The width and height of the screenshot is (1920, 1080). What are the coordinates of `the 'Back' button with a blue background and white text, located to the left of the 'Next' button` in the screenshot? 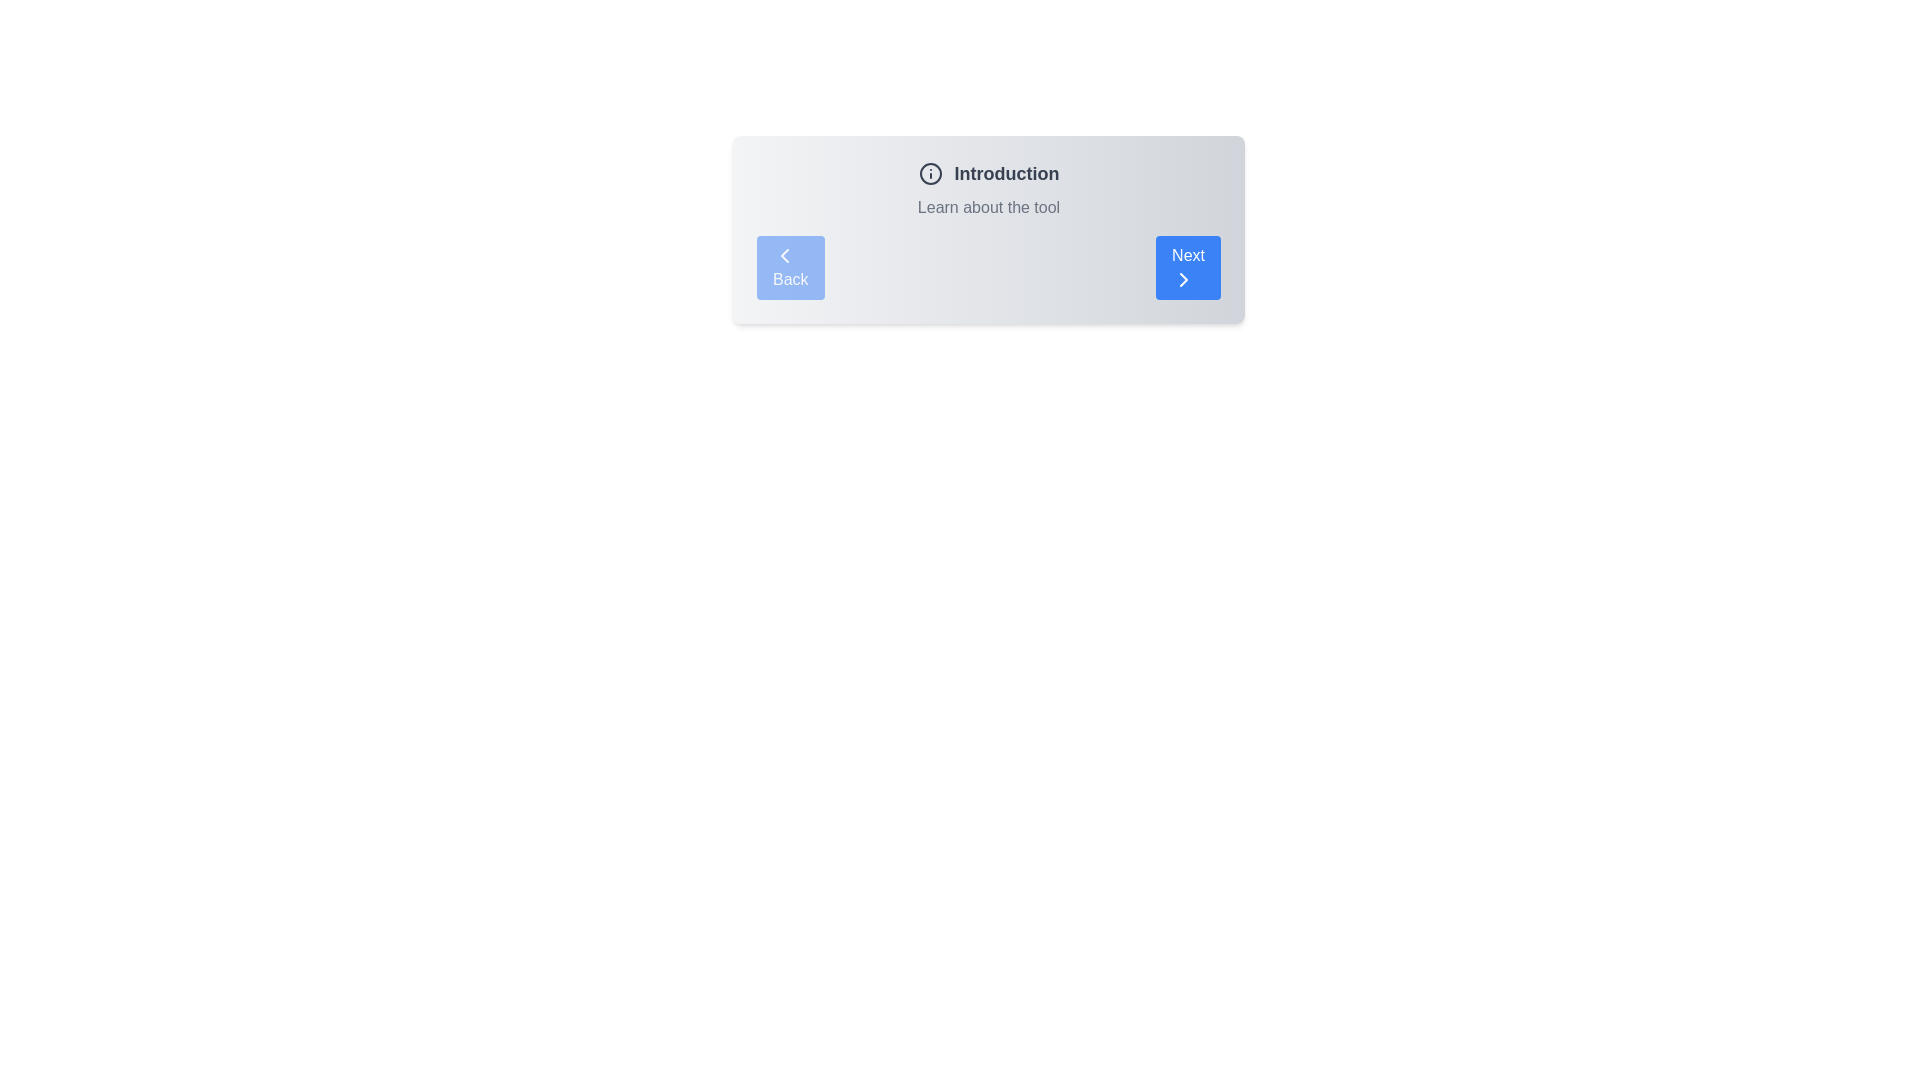 It's located at (789, 266).